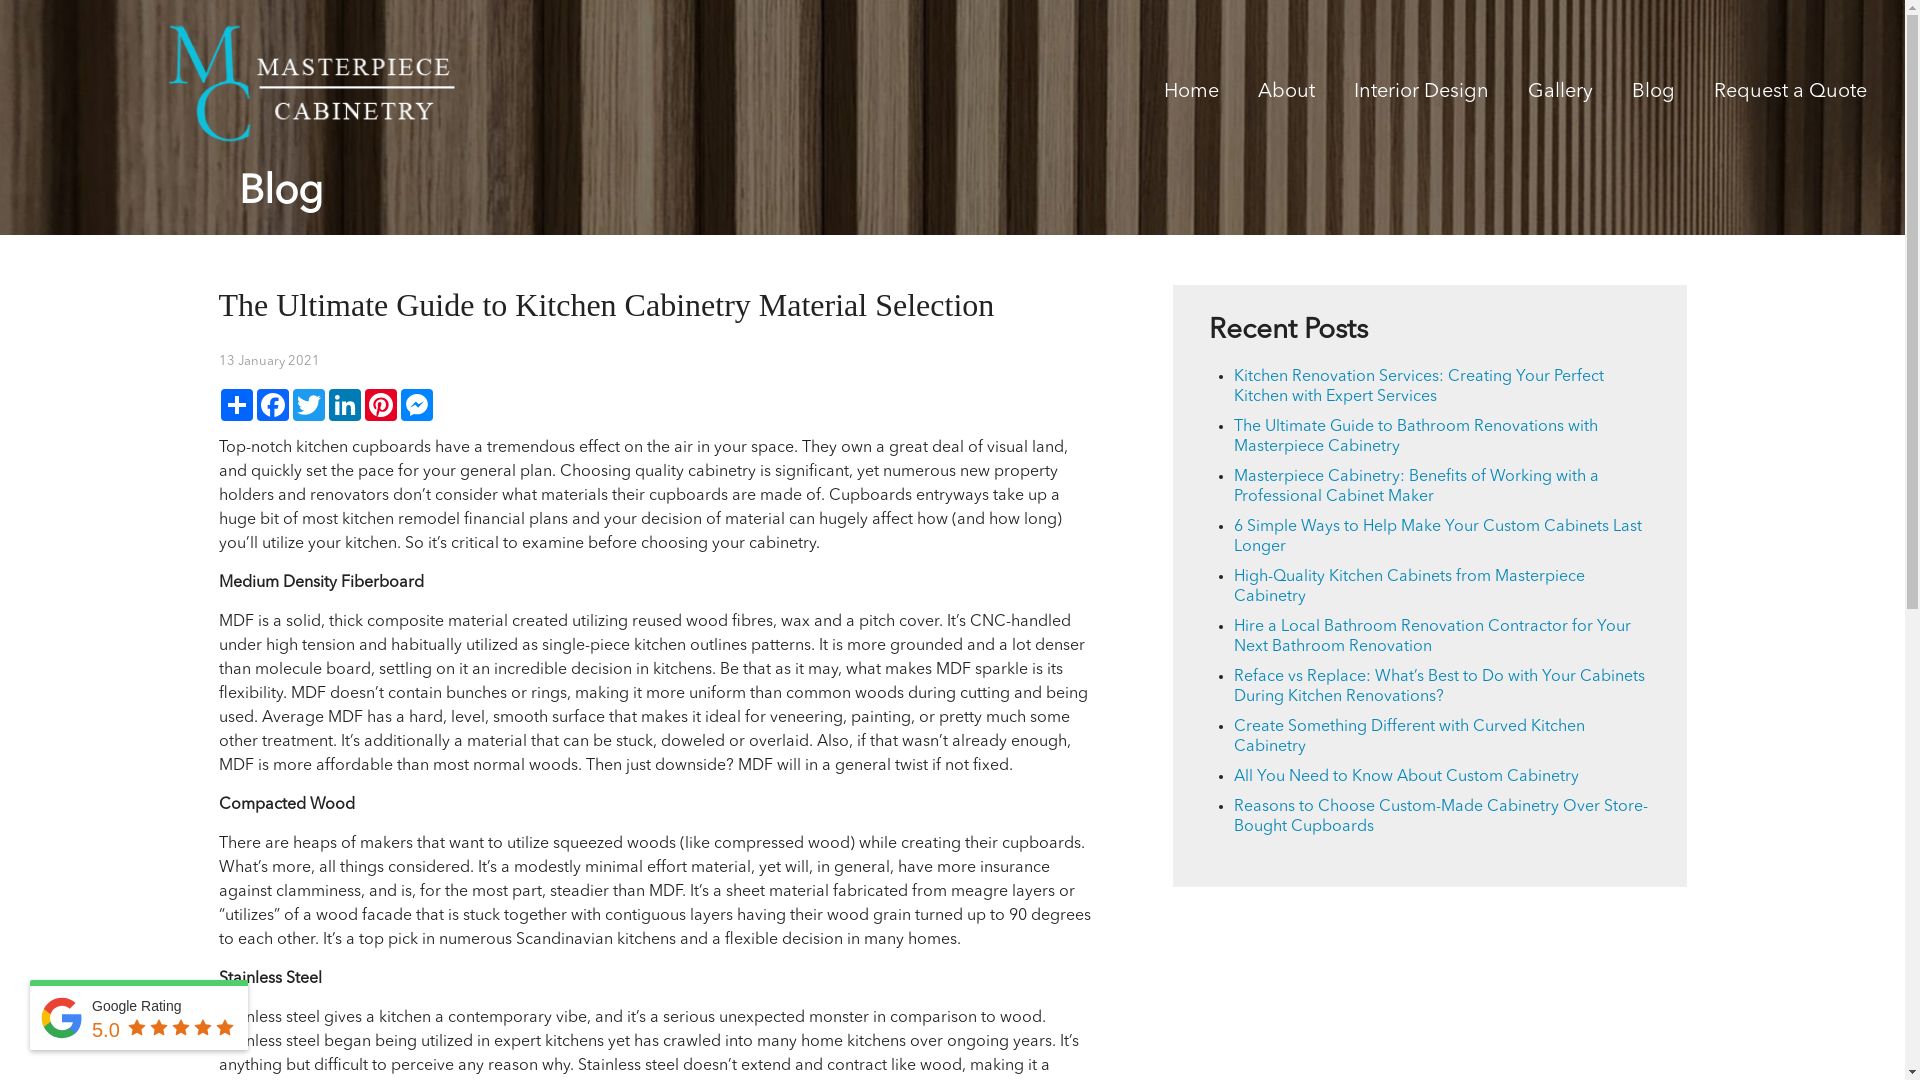  Describe the element at coordinates (1191, 95) in the screenshot. I see `'Home'` at that location.